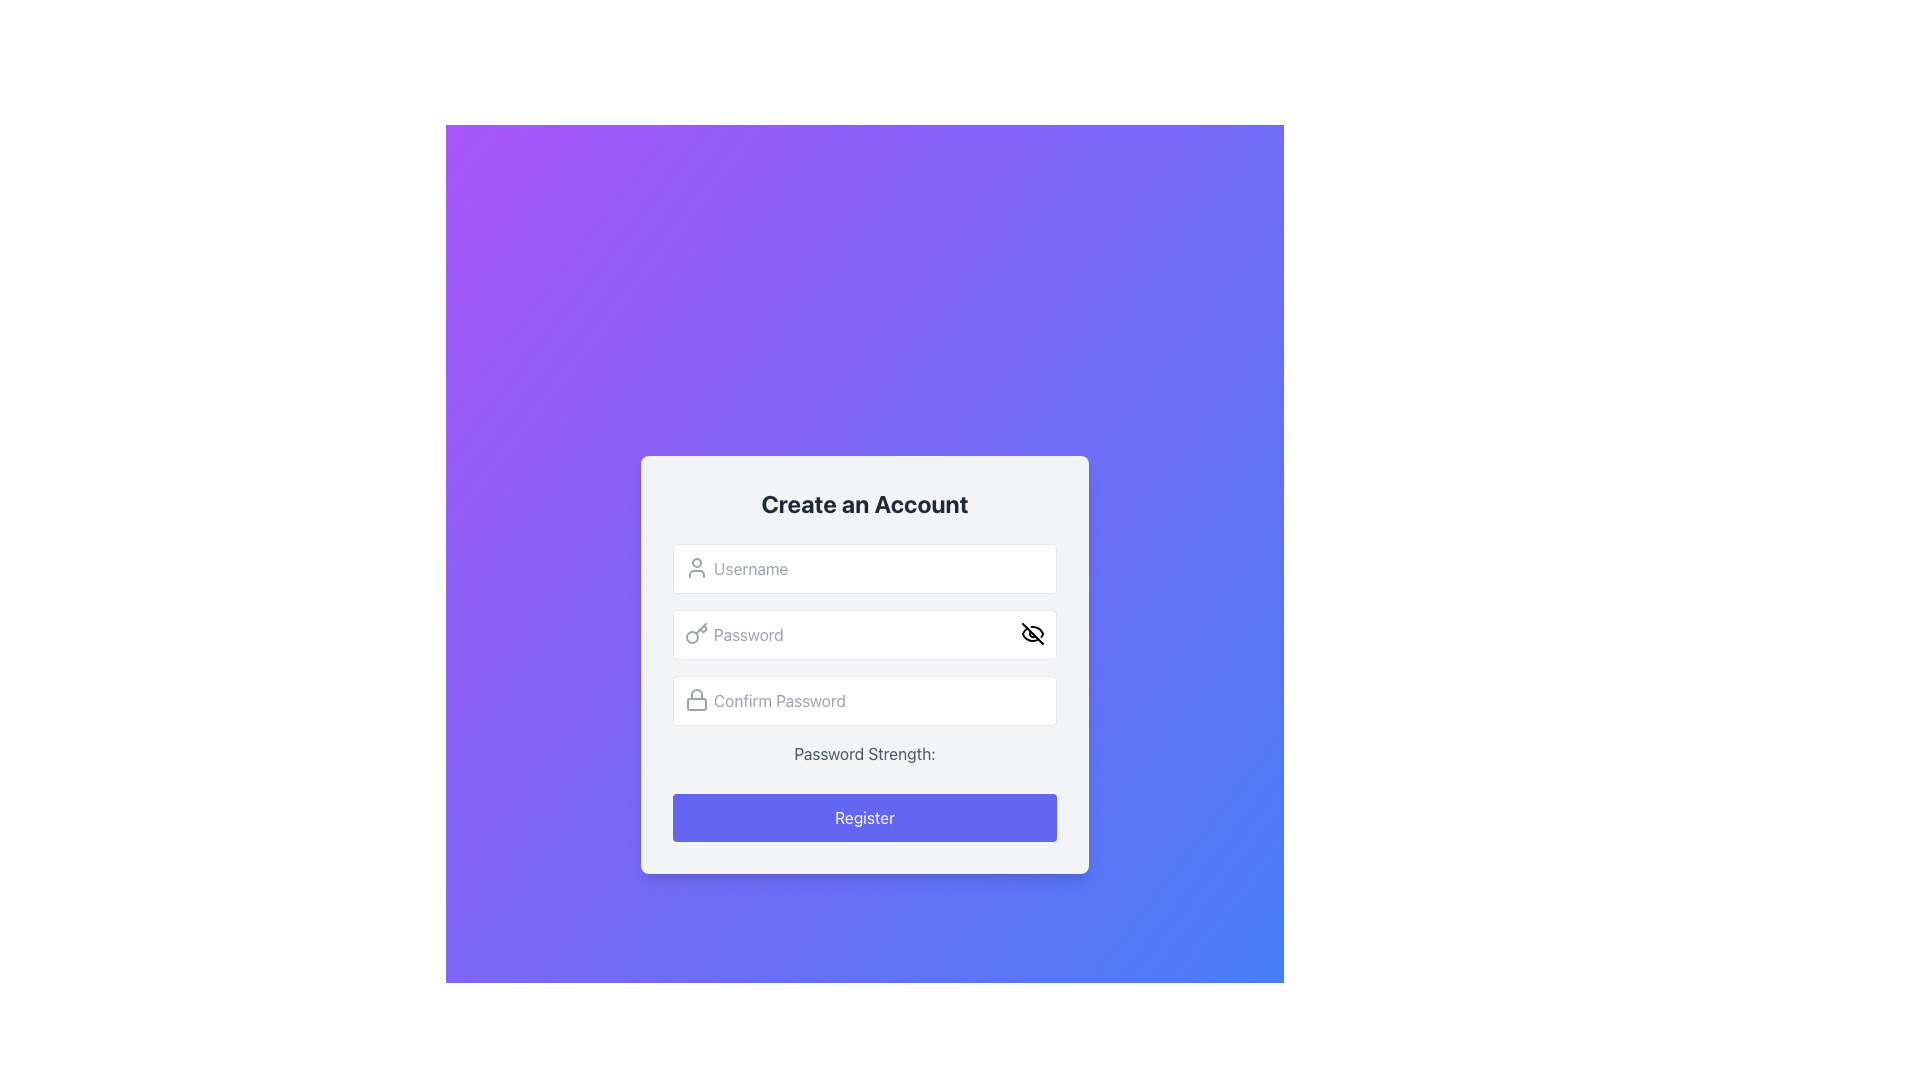  Describe the element at coordinates (864, 753) in the screenshot. I see `the 'Password Strength:' label, which is displayed in gray text within a card-like UI, located beneath the password confirmation field` at that location.